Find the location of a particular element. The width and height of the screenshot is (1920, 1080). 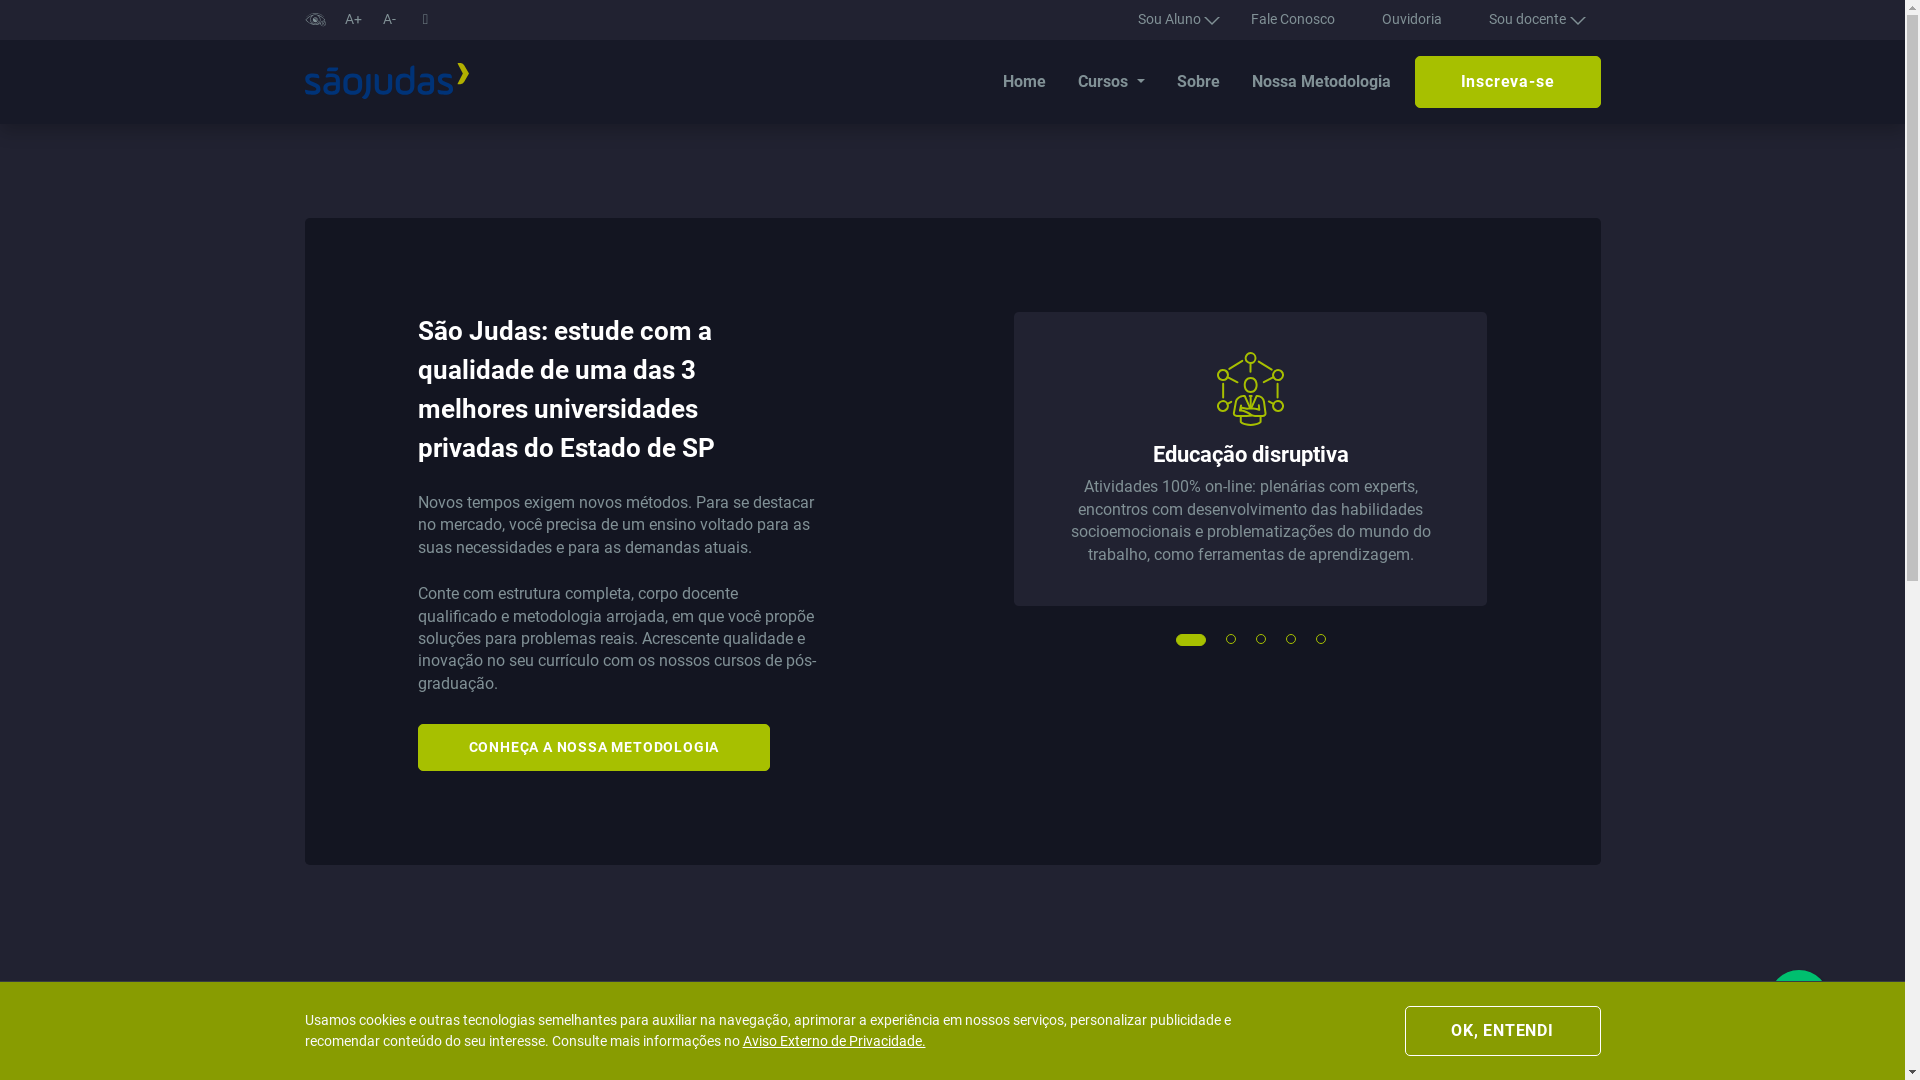

'Home' is located at coordinates (1024, 80).